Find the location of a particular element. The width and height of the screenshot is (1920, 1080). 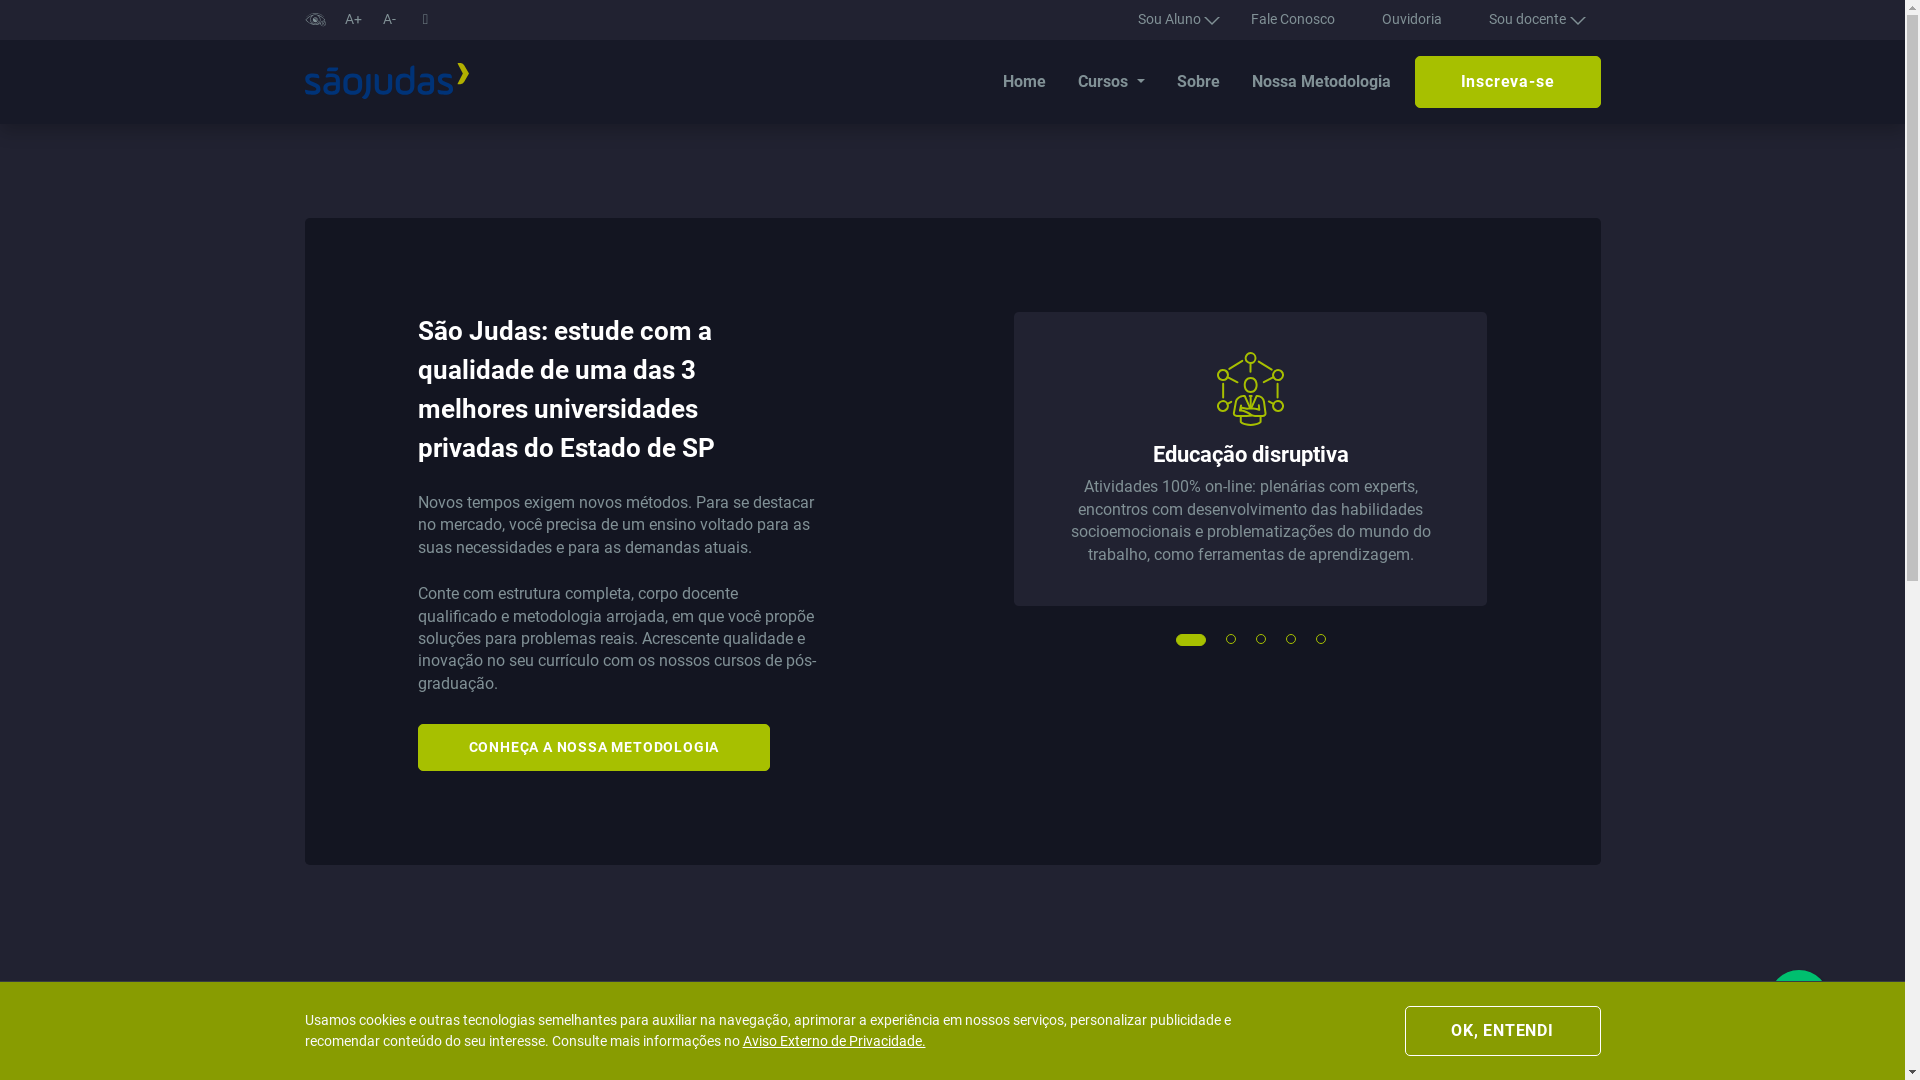

'Home' is located at coordinates (1024, 80).